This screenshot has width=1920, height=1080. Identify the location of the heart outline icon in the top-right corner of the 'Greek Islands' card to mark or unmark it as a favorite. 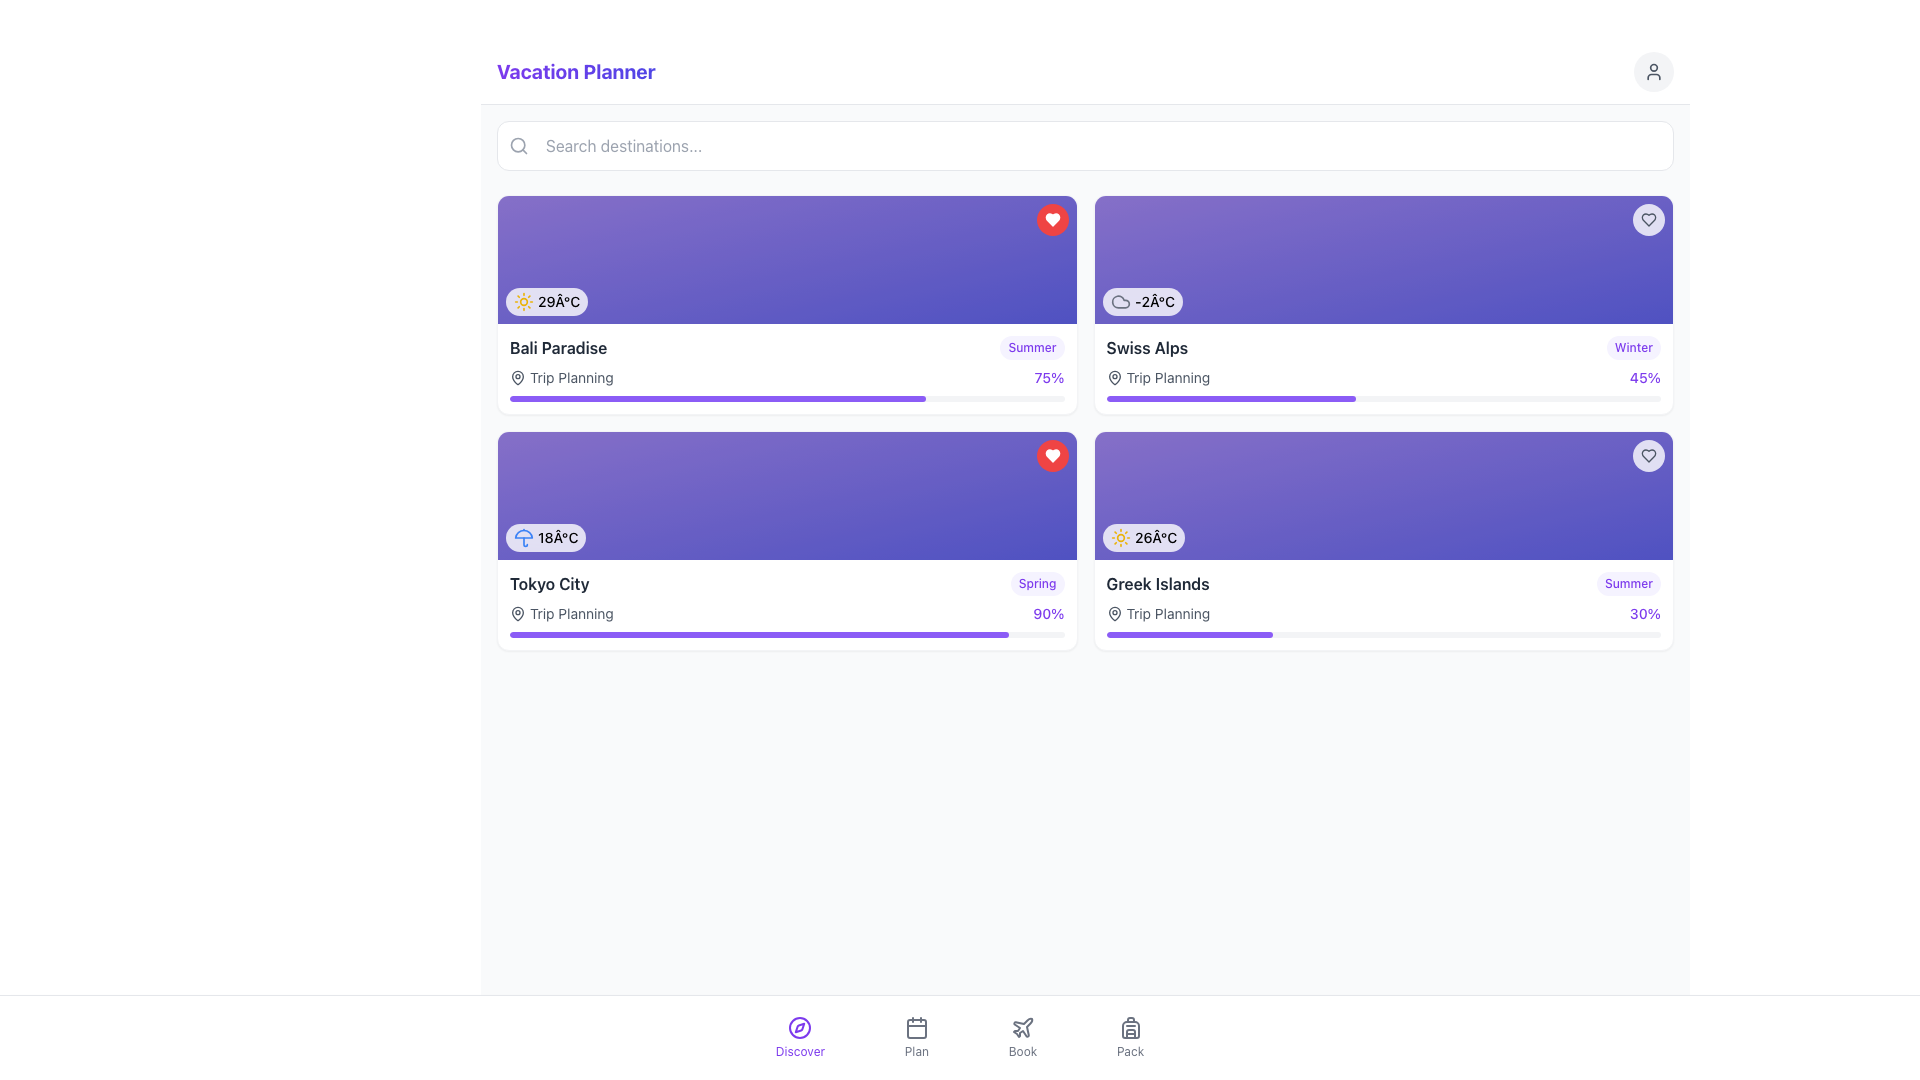
(1649, 455).